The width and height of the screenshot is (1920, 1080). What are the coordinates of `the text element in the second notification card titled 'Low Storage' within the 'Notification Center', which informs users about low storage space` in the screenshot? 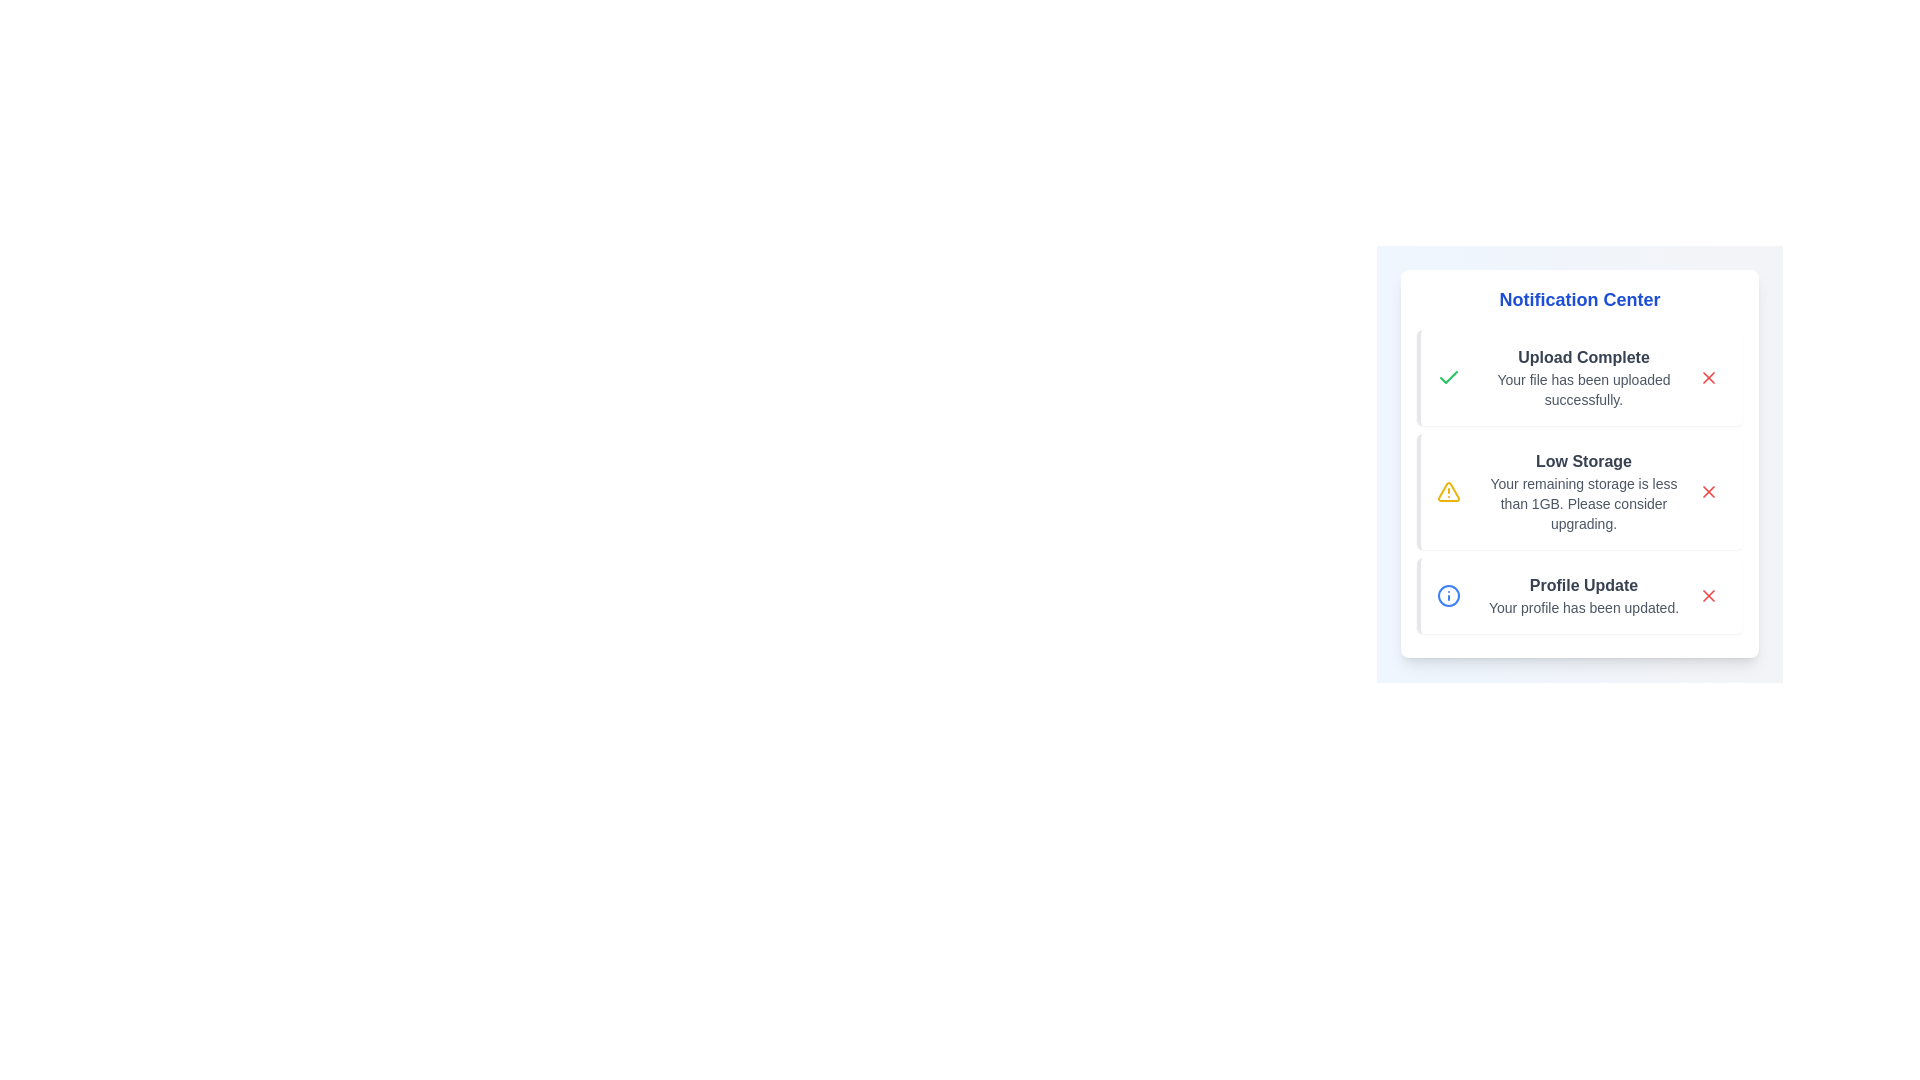 It's located at (1583, 503).